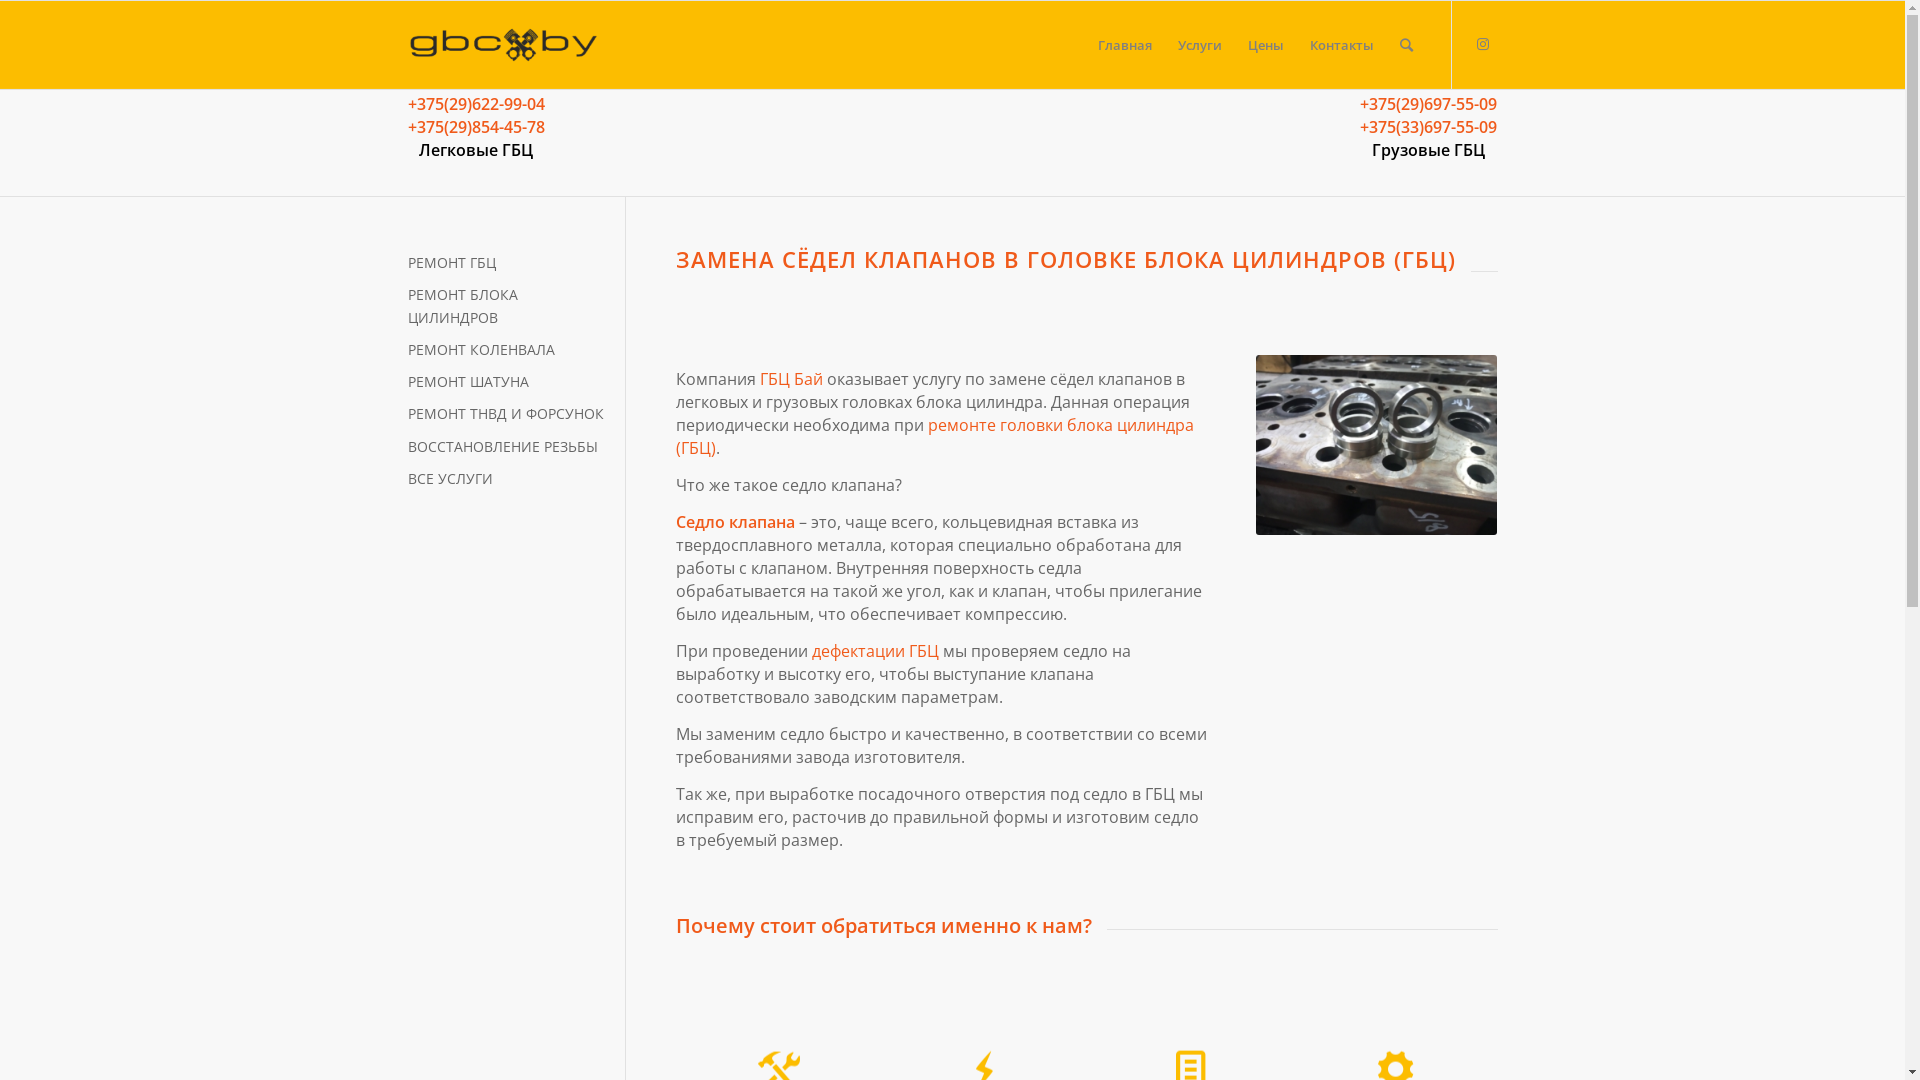 This screenshot has width=1920, height=1080. I want to click on 'Instagram', so click(1468, 43).